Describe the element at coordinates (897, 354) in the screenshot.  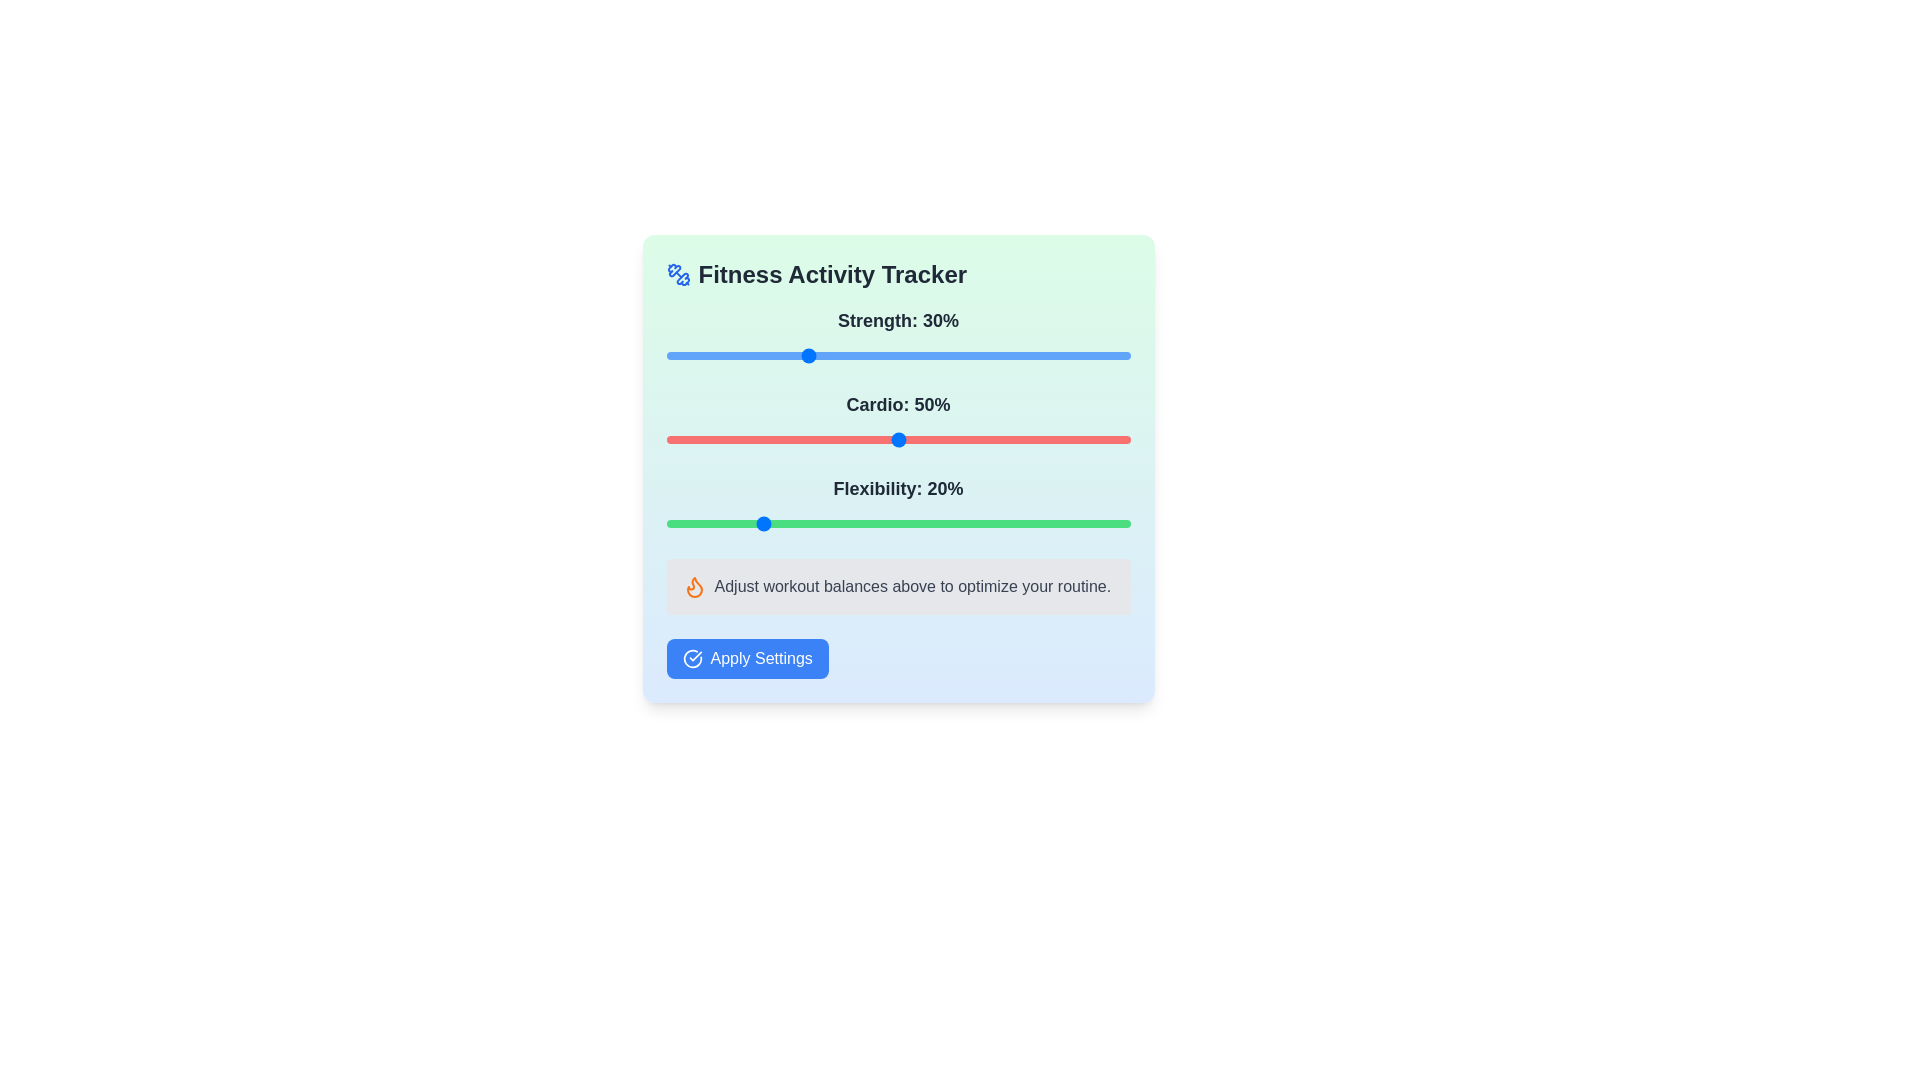
I see `the horizontal slider element, which is blue and positioned below the label 'Strength: 30%'` at that location.